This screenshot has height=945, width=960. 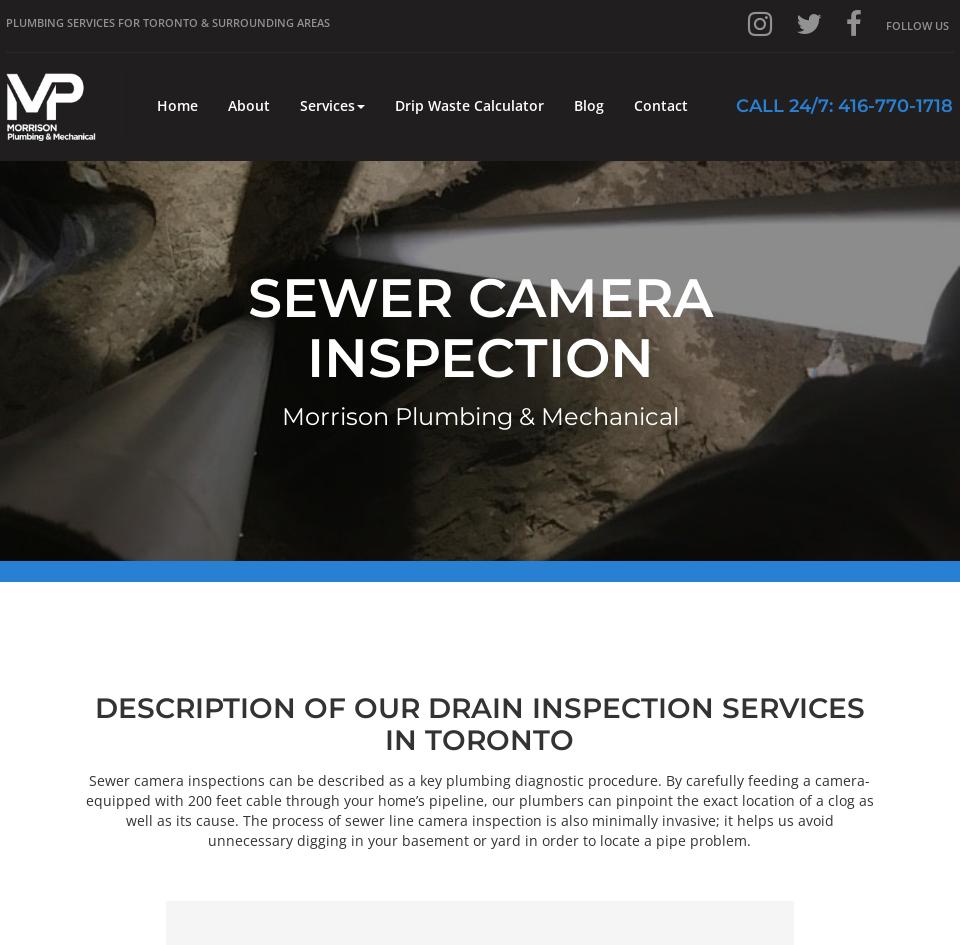 I want to click on 'Call 24/7: 416-770-1718', so click(x=843, y=105).